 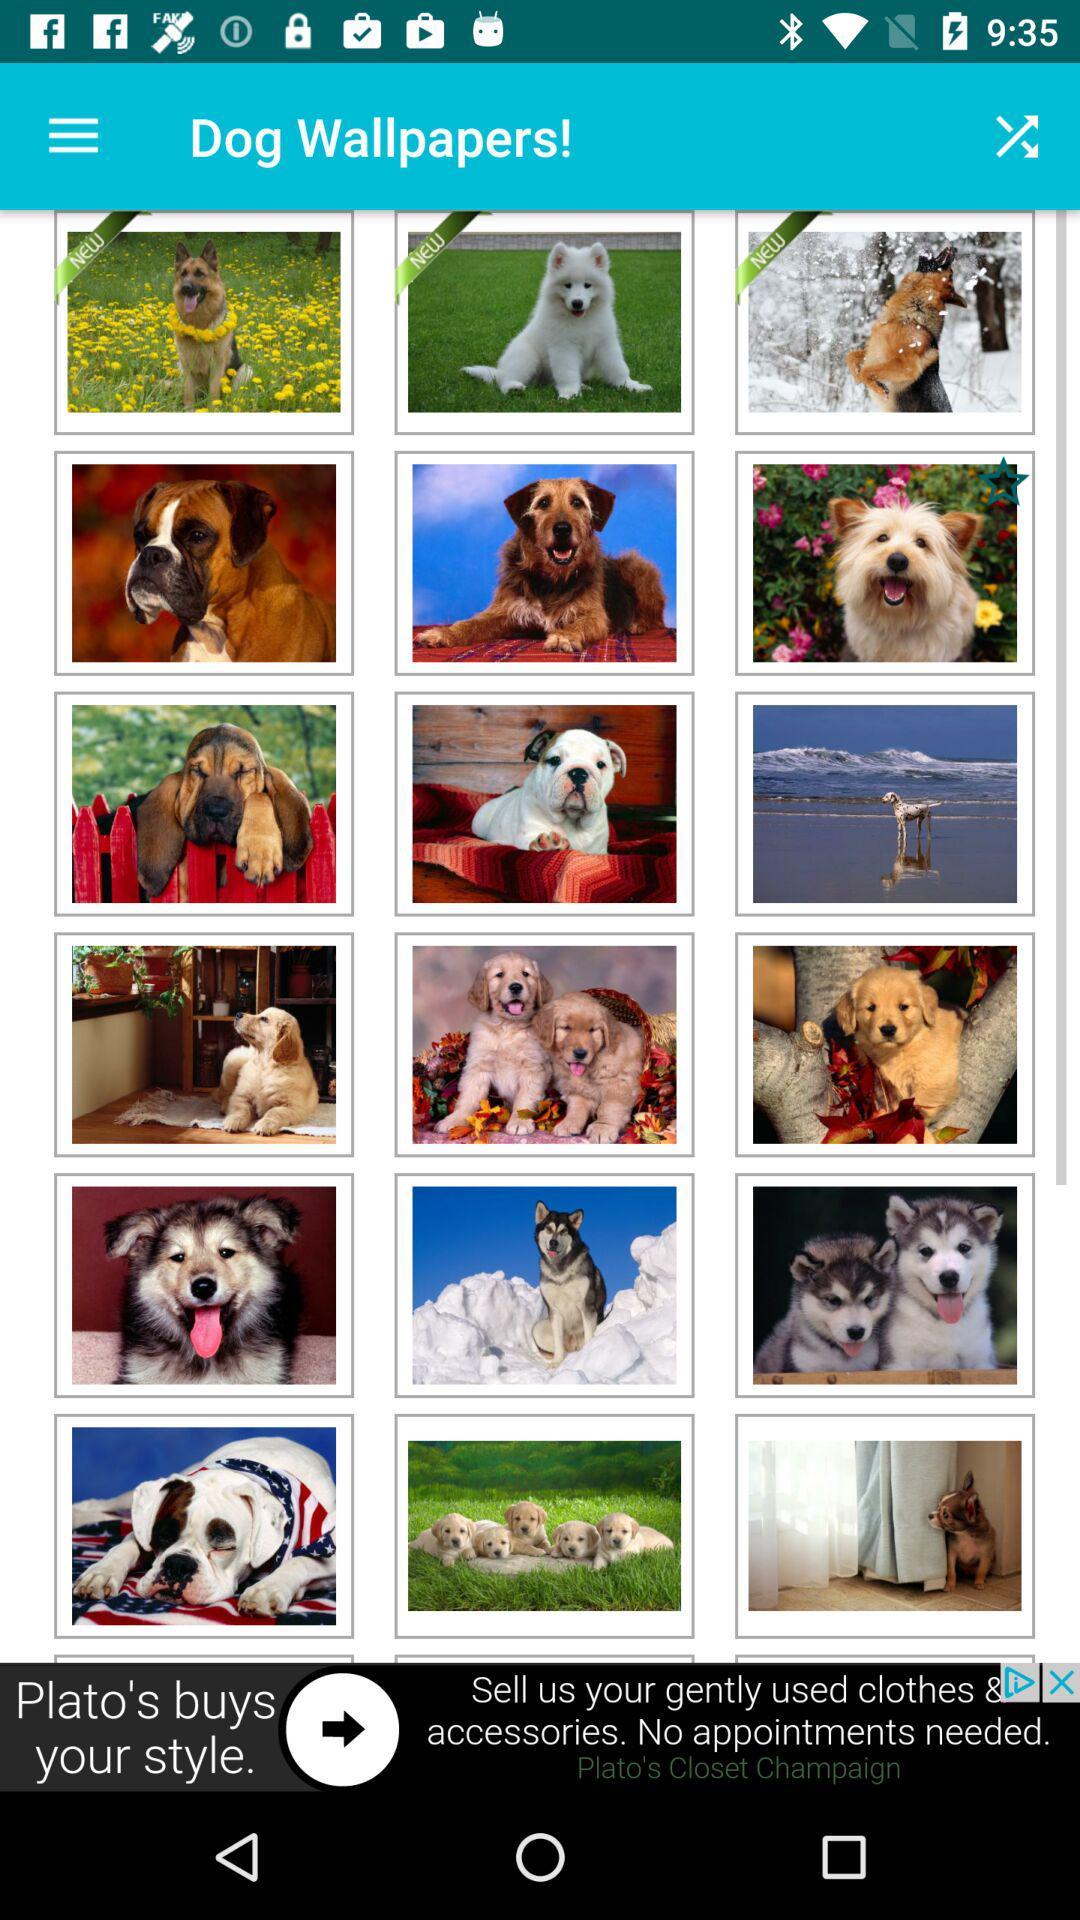 What do you see at coordinates (540, 1727) in the screenshot?
I see `open advertisement` at bounding box center [540, 1727].